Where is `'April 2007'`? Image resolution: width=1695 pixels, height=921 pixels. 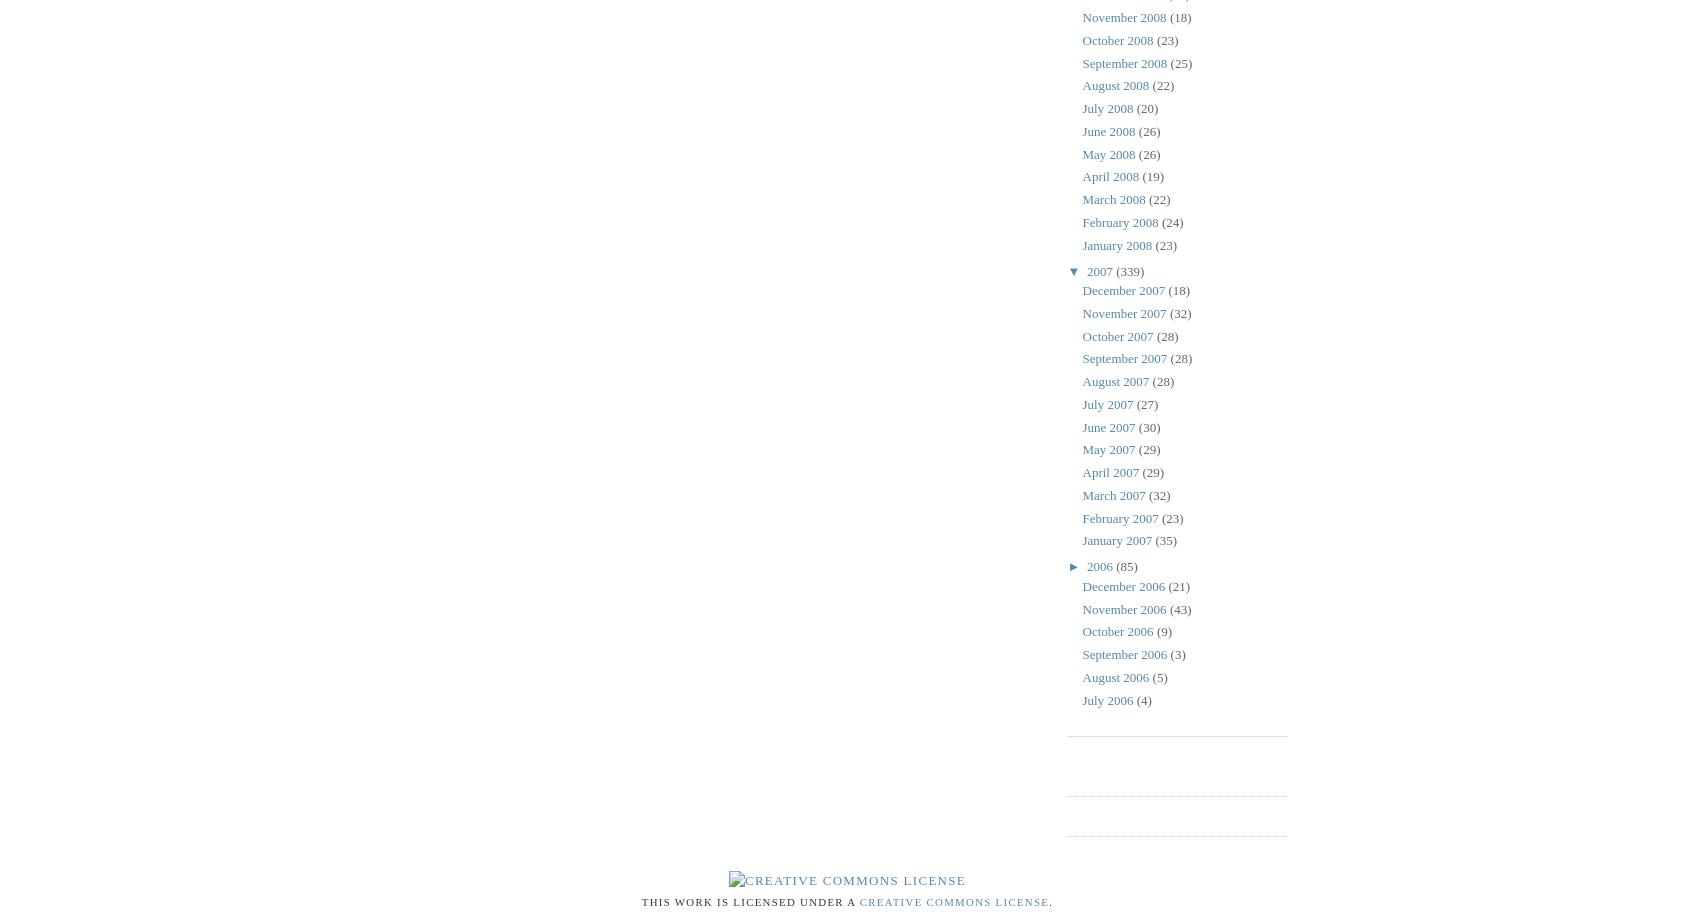
'April 2007' is located at coordinates (1110, 471).